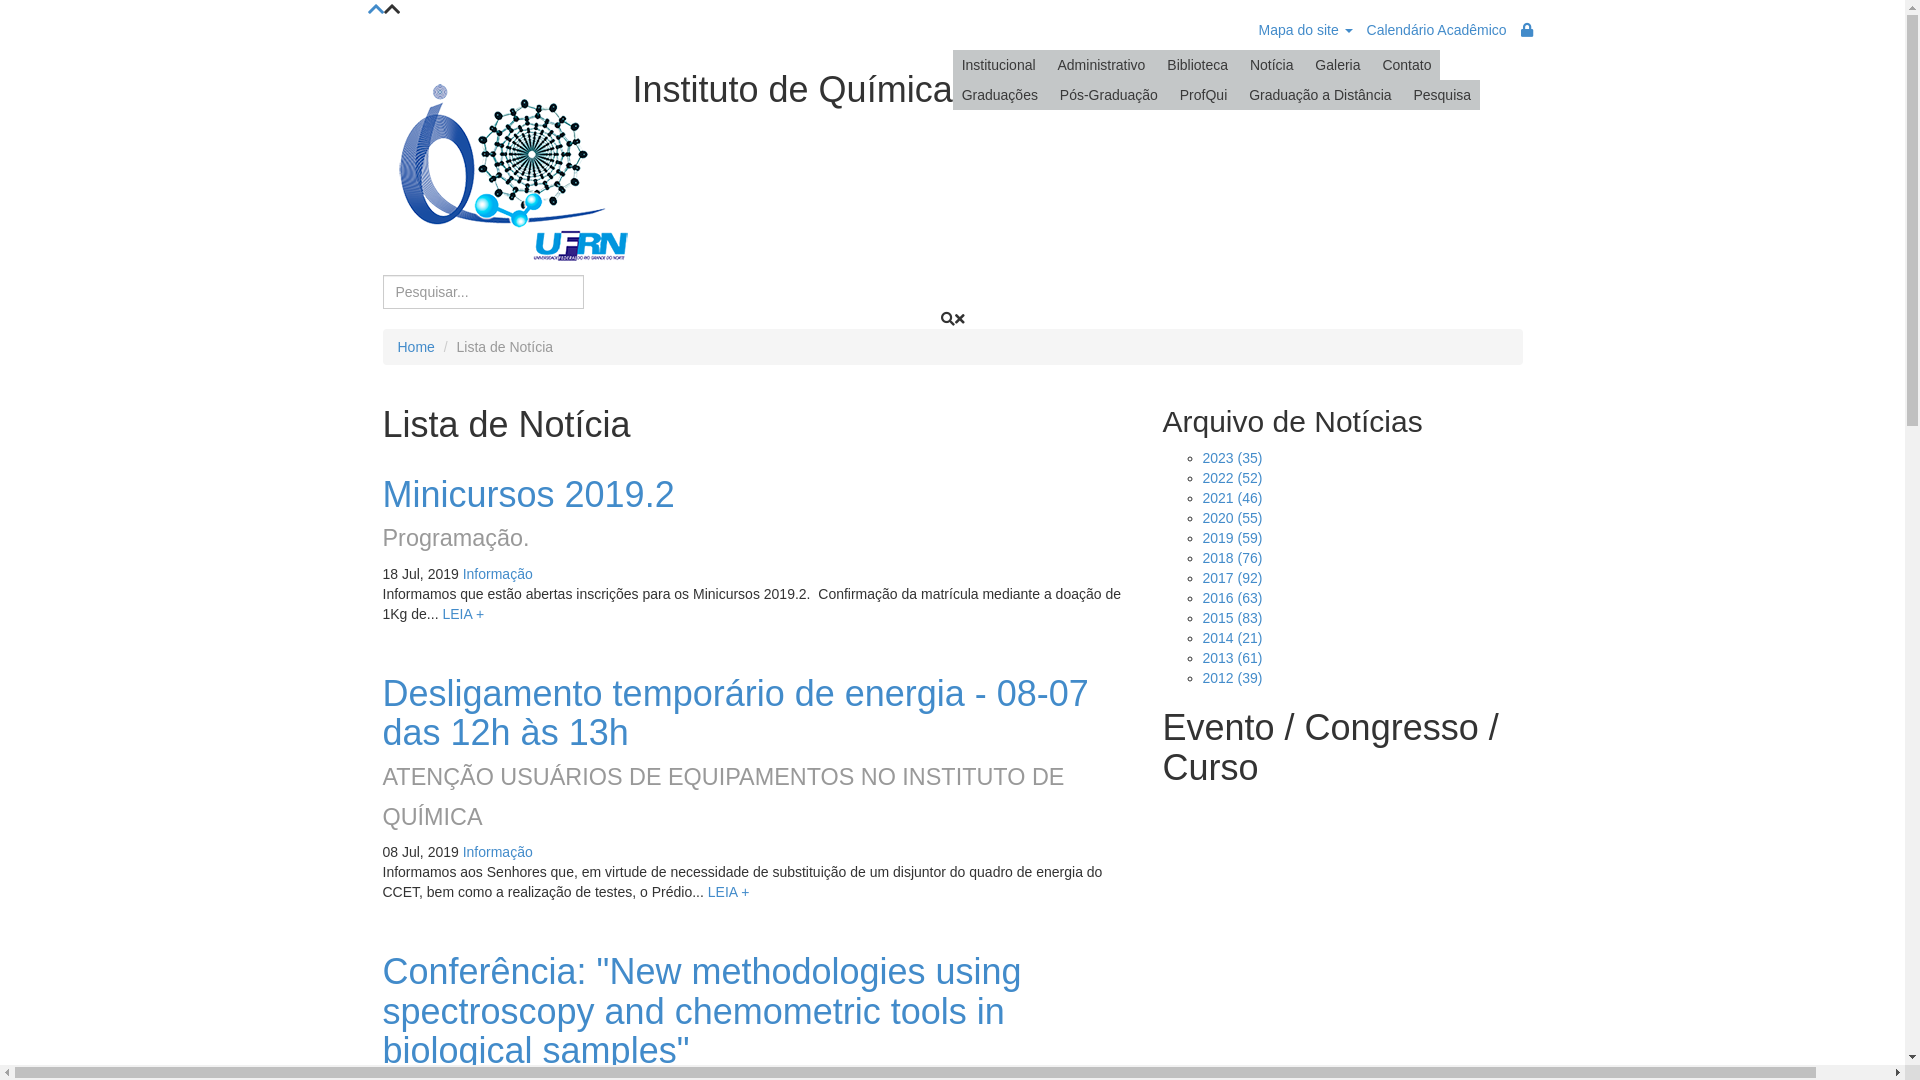 The image size is (1920, 1080). I want to click on '2019 (59)', so click(1231, 536).